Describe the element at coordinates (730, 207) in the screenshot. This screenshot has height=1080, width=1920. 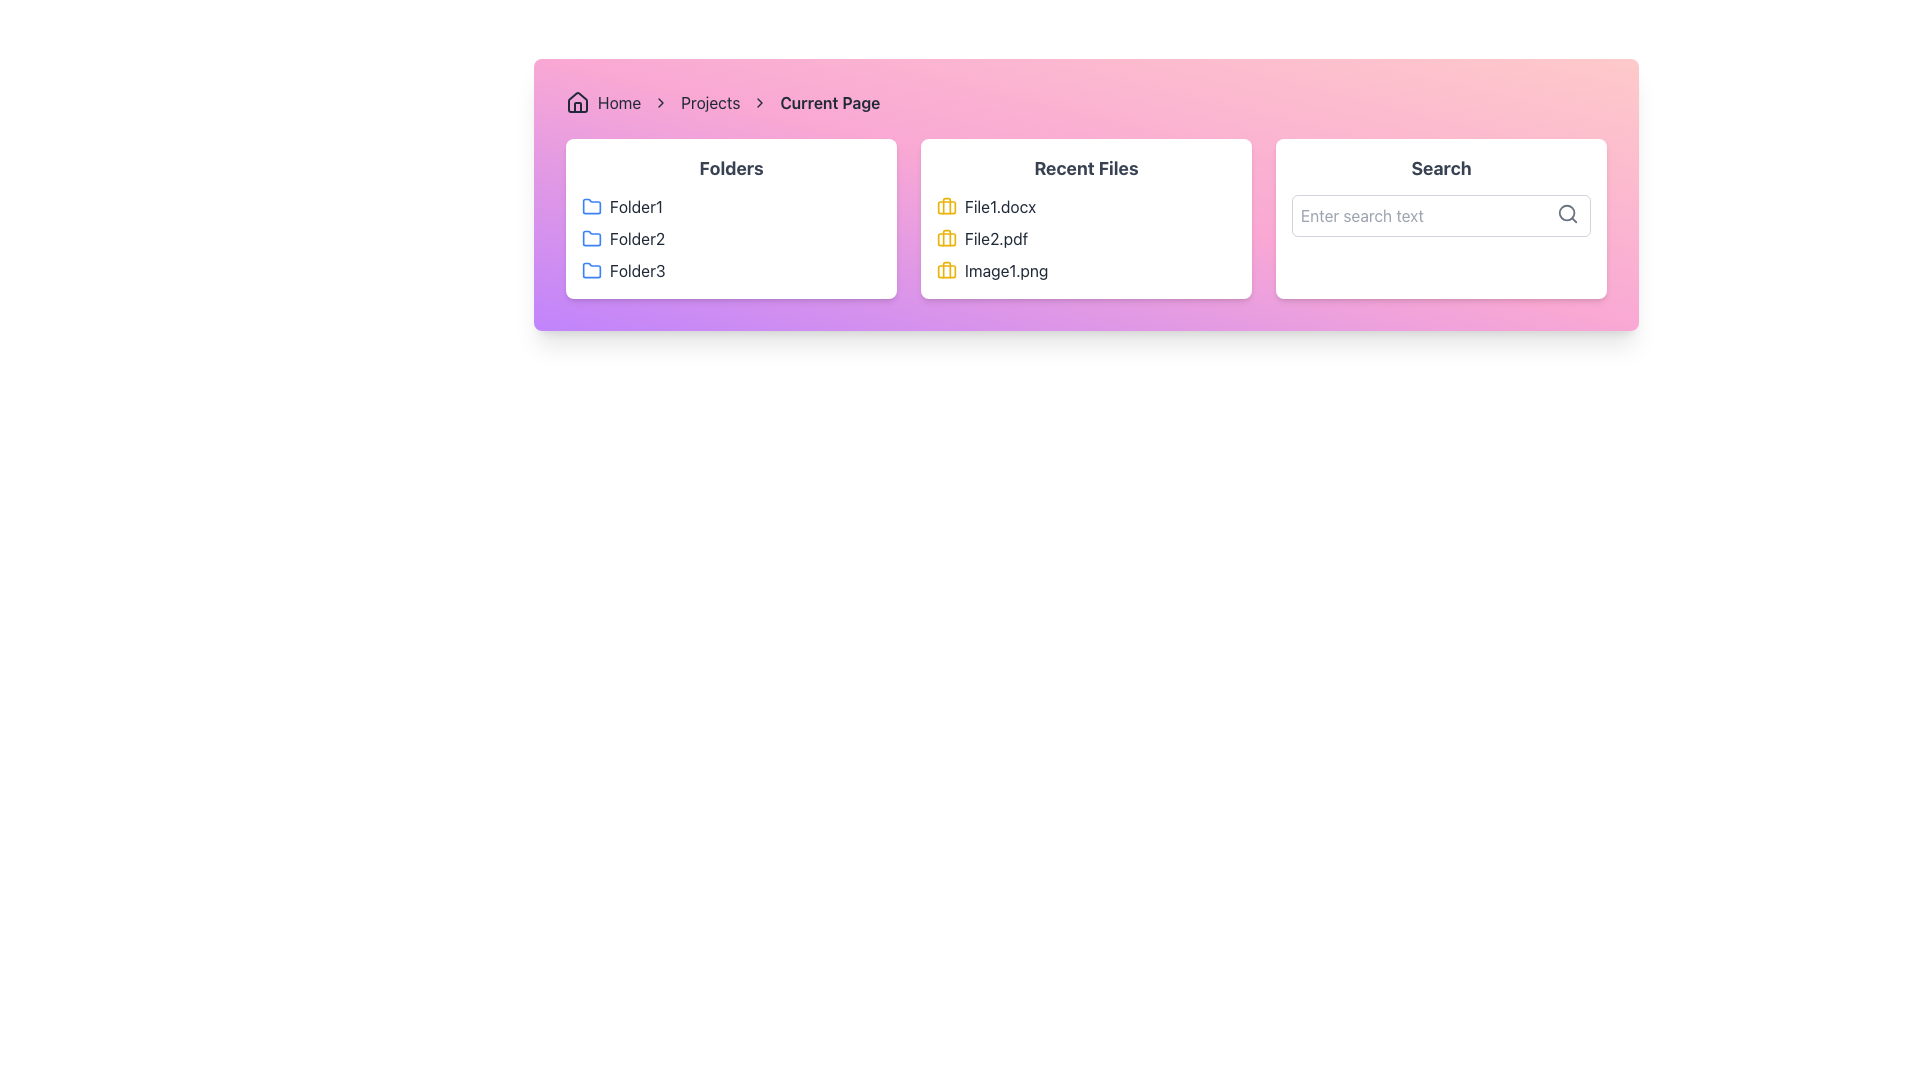
I see `the 'Folder1' element, which is the first item in the list of folders` at that location.